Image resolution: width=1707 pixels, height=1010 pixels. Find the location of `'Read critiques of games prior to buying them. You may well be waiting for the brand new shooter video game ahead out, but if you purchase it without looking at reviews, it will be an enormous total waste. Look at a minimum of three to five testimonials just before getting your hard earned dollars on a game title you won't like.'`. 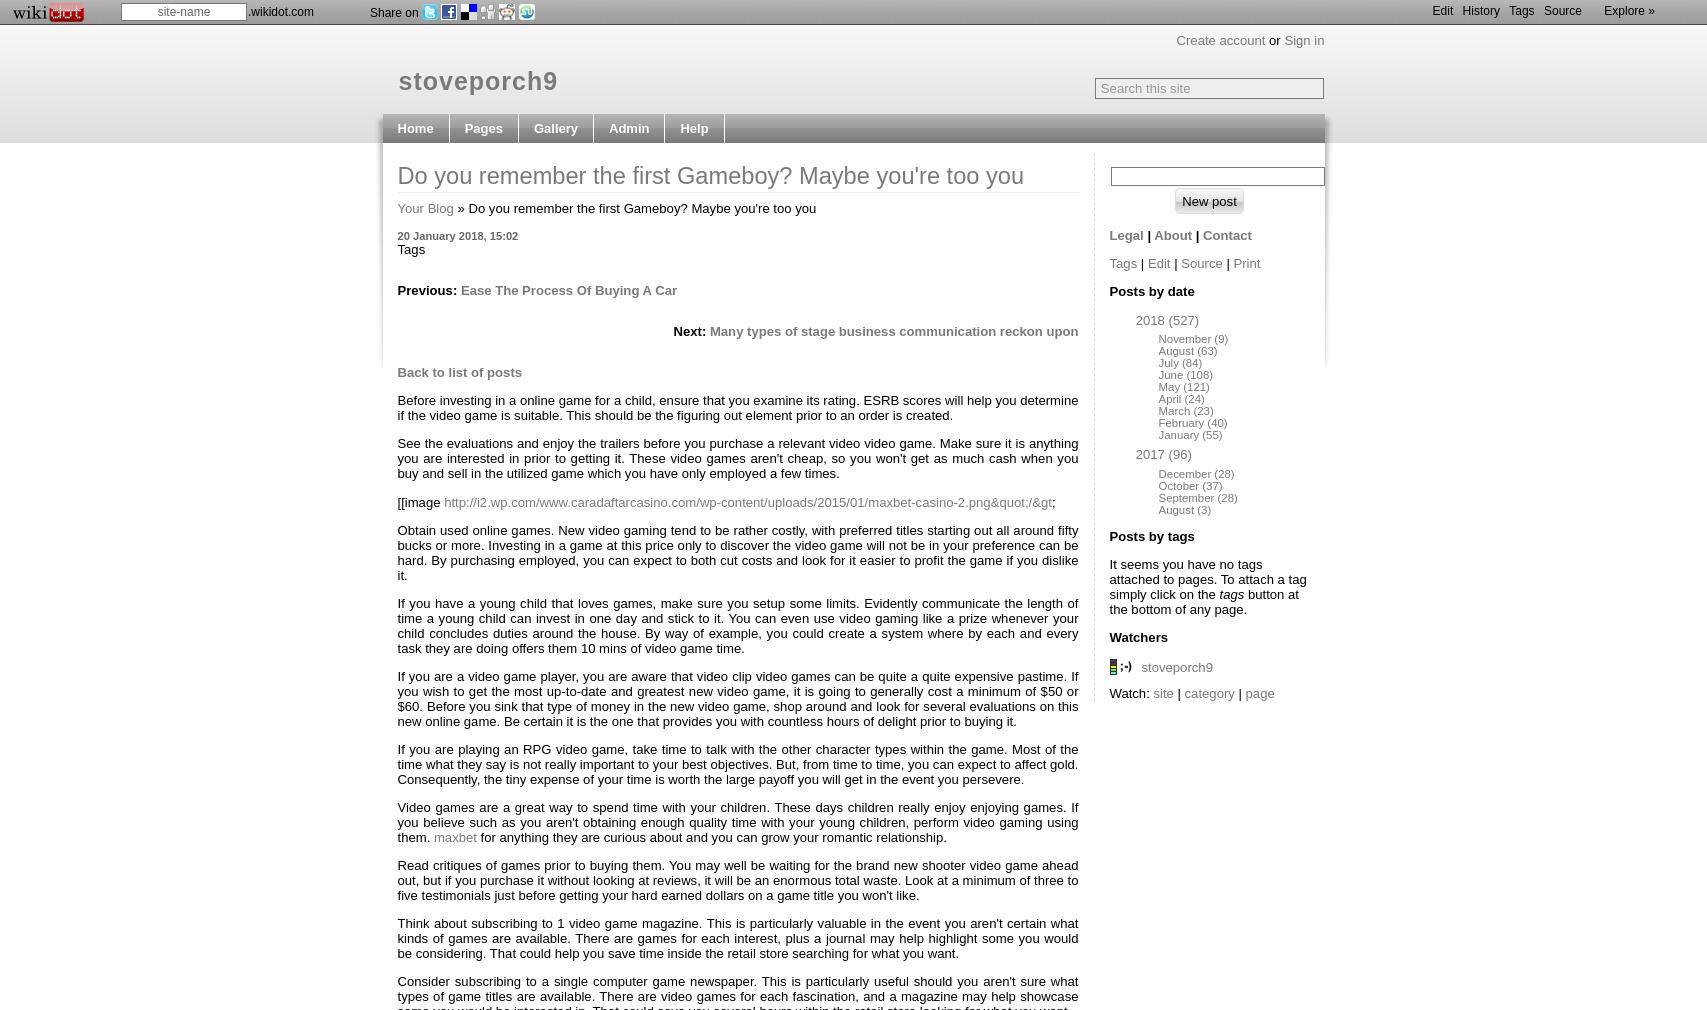

'Read critiques of games prior to buying them. You may well be waiting for the brand new shooter video game ahead out, but if you purchase it without looking at reviews, it will be an enormous total waste. Look at a minimum of three to five testimonials just before getting your hard earned dollars on a game title you won't like.' is located at coordinates (737, 880).